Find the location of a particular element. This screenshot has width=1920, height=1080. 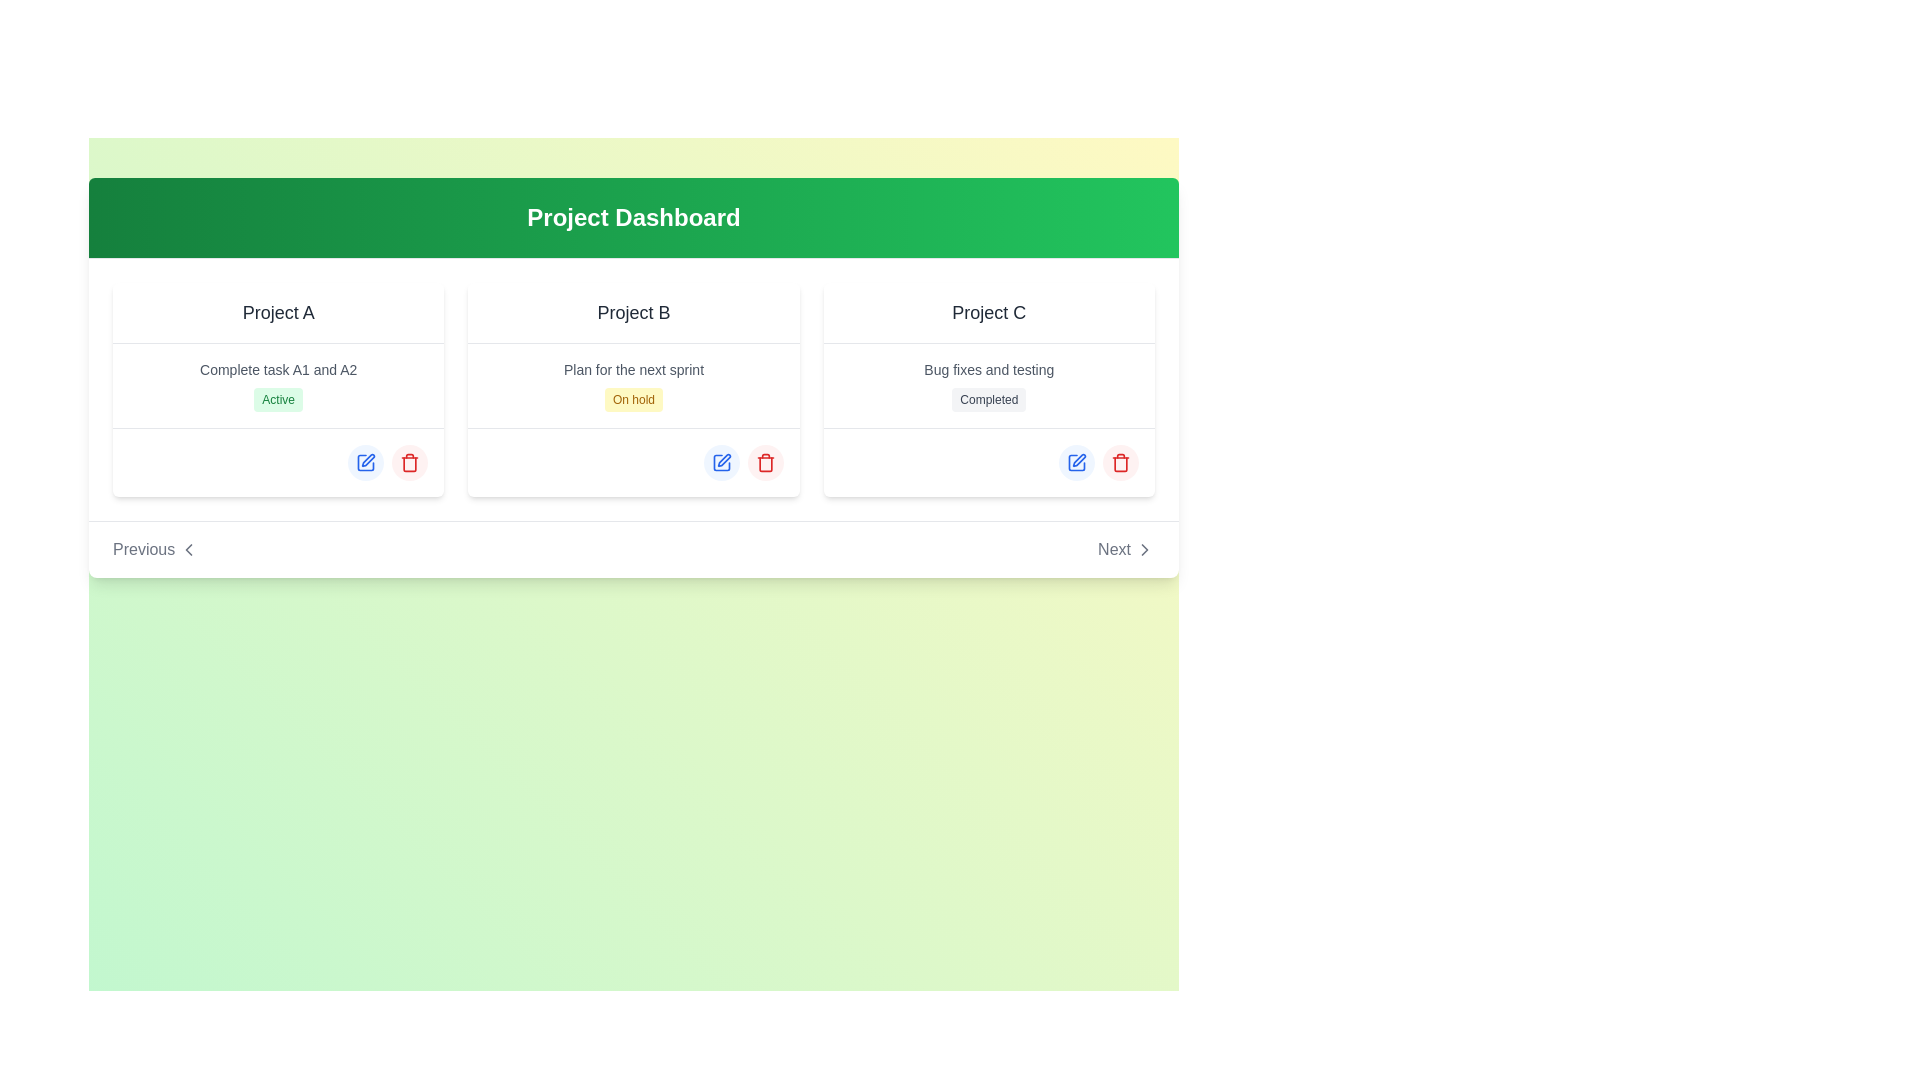

the trash bin icon button within the action controls of the third card in the 'Project C' section is located at coordinates (1121, 462).